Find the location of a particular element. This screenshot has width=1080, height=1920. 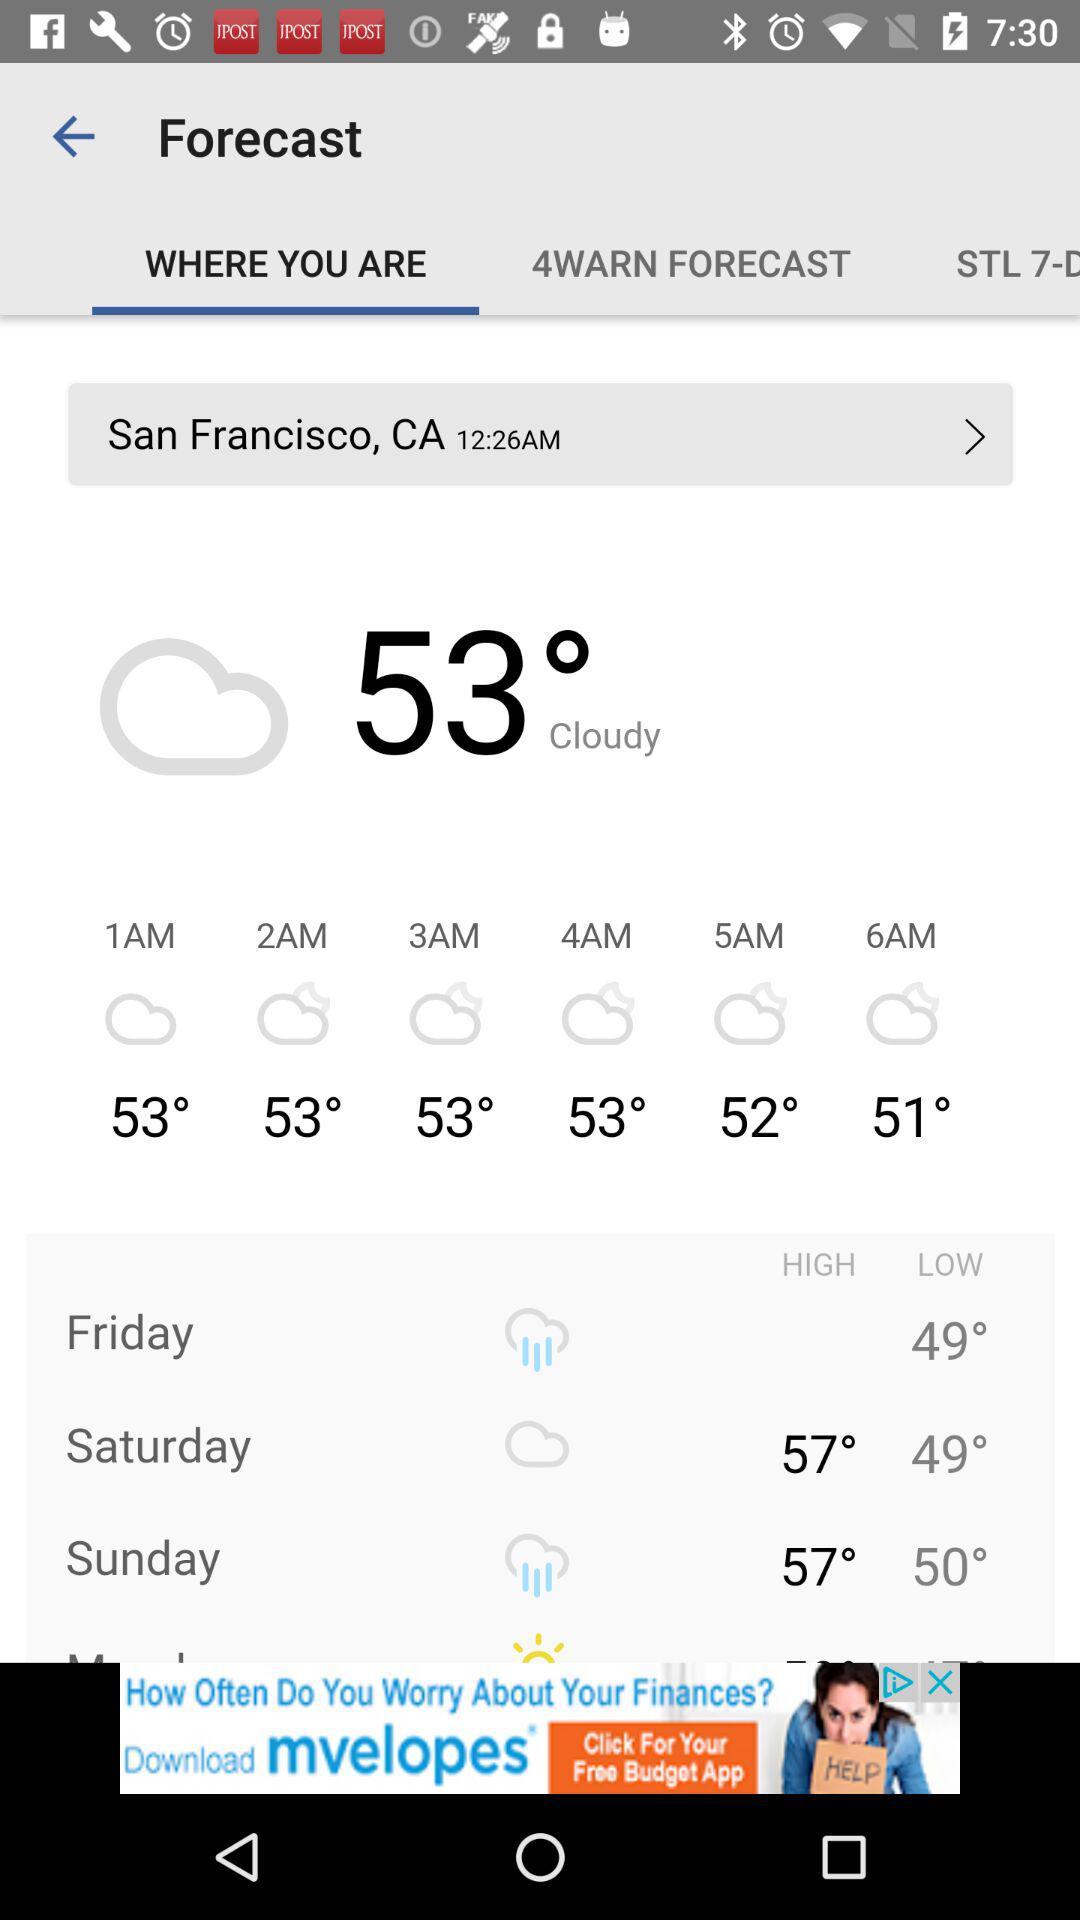

open the advertisement is located at coordinates (540, 1727).